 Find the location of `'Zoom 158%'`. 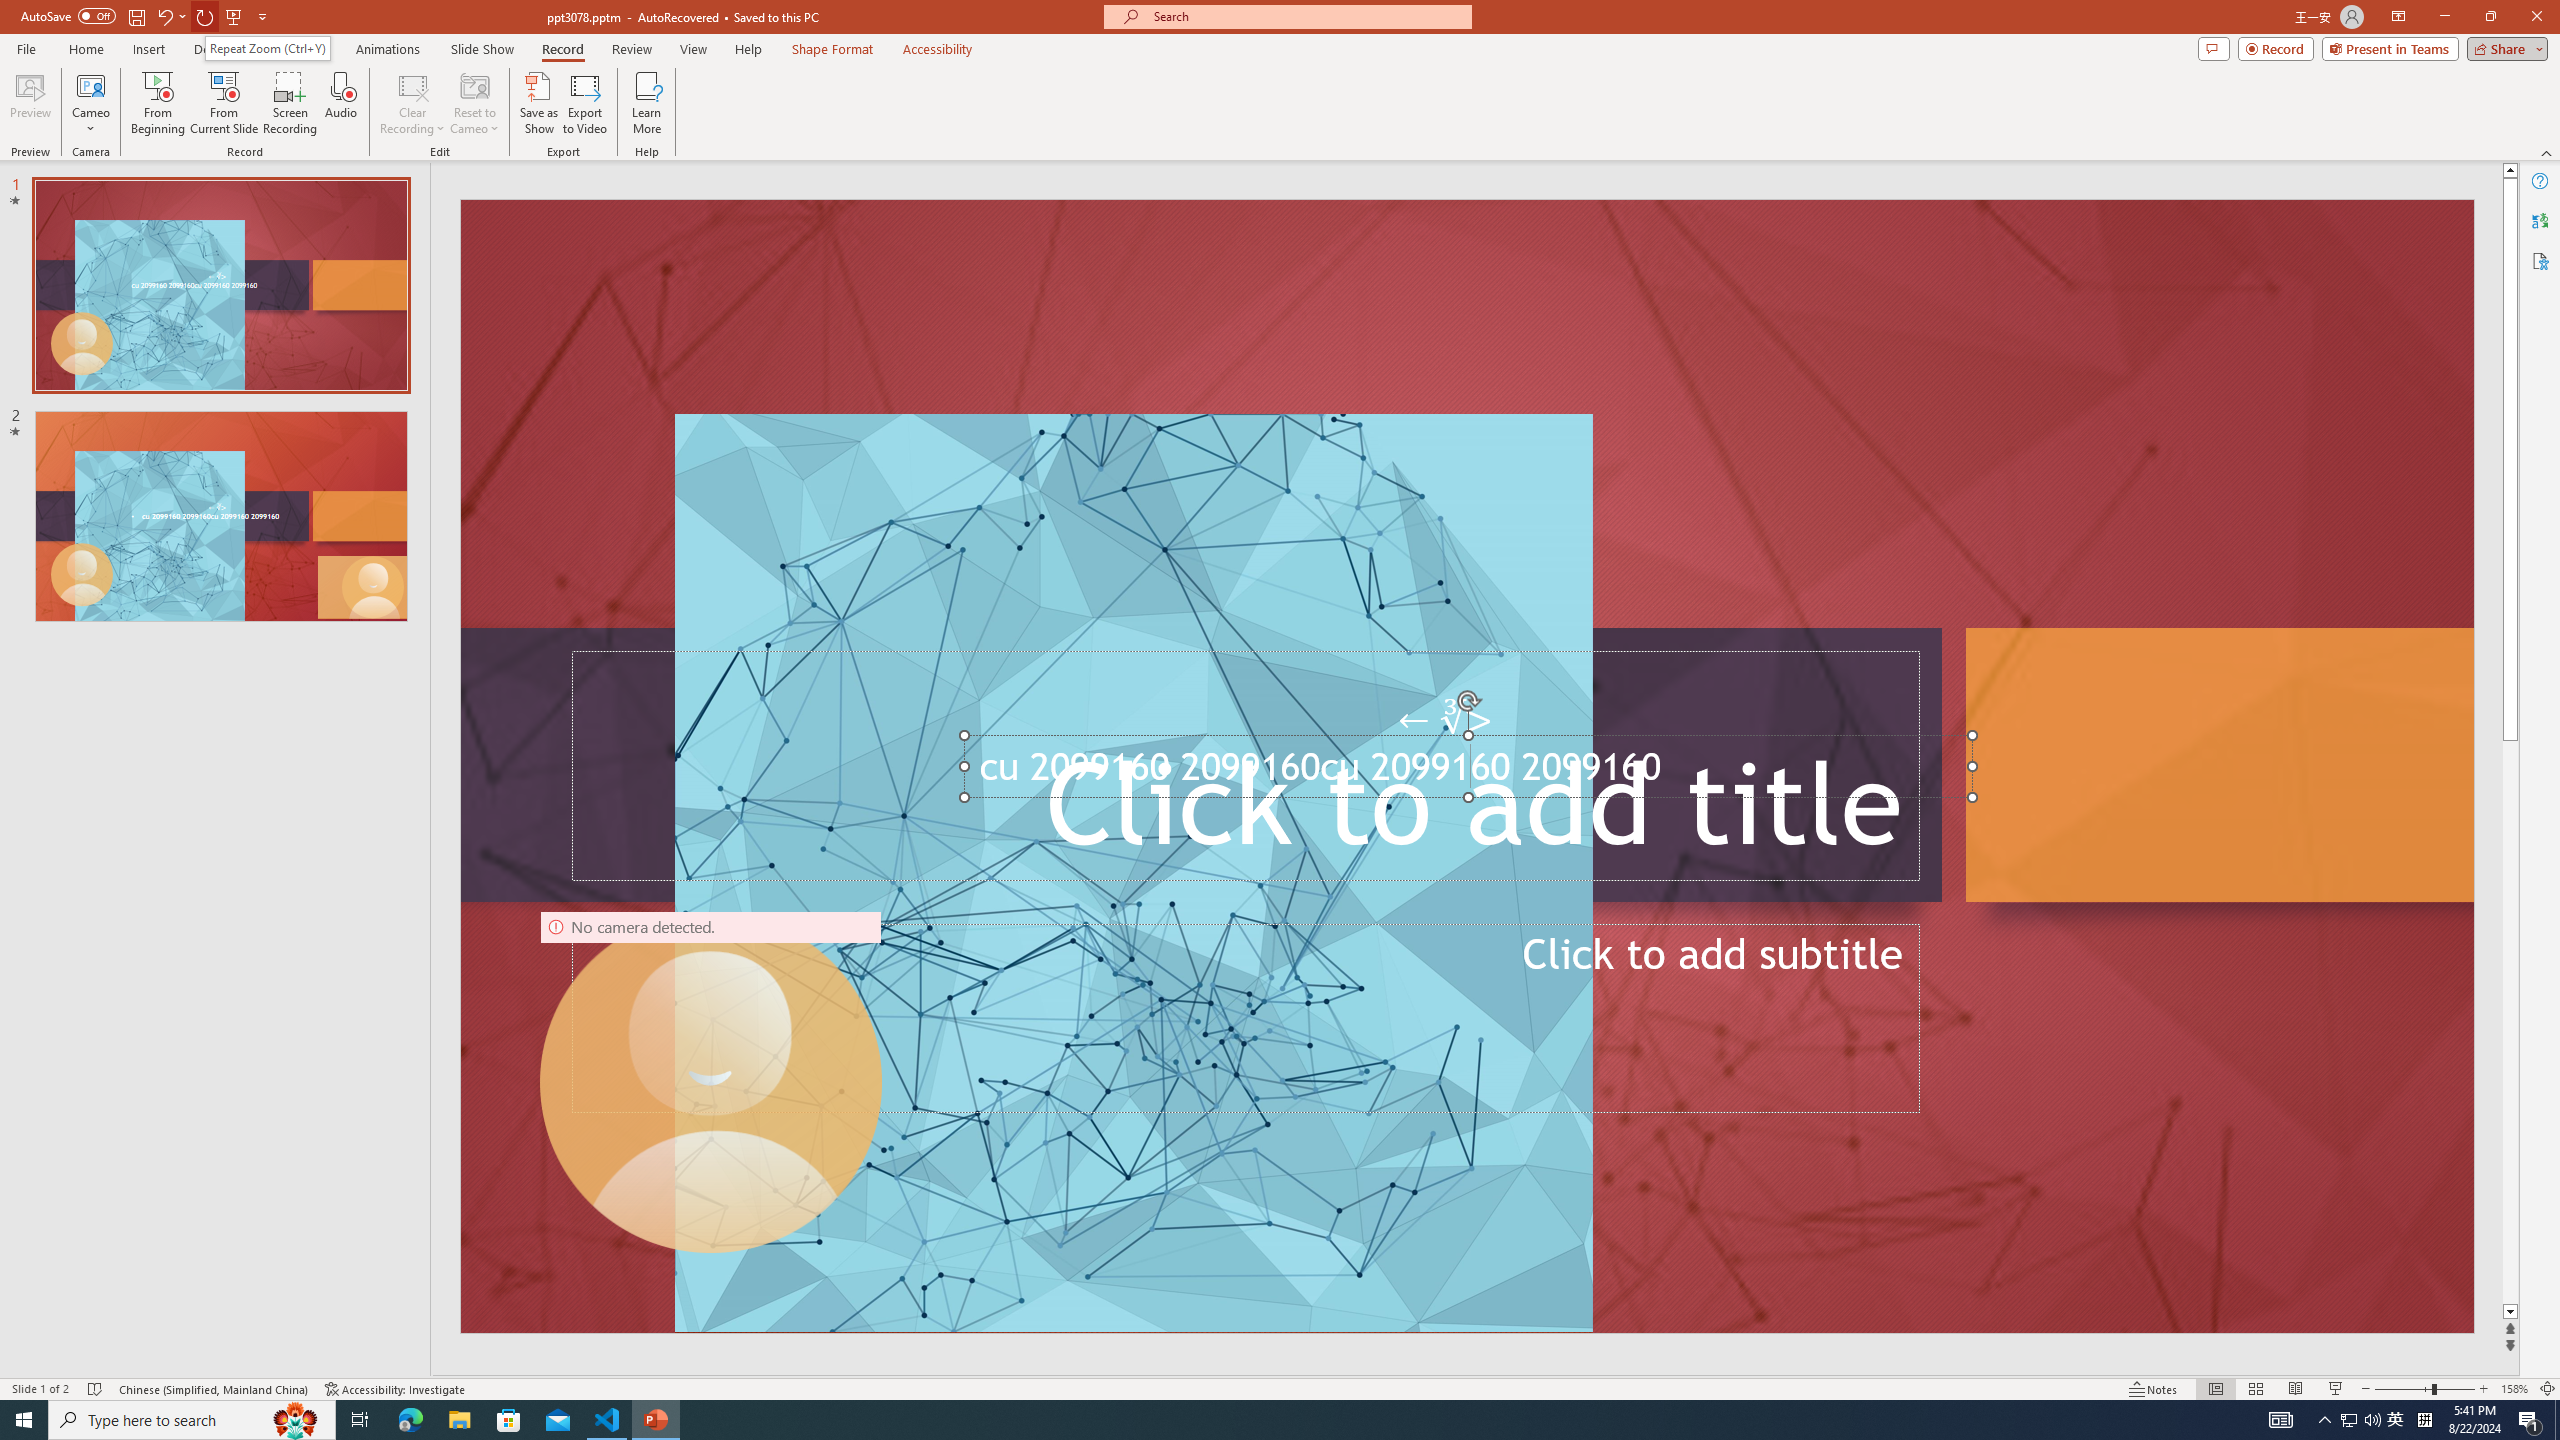

'Zoom 158%' is located at coordinates (2515, 1389).